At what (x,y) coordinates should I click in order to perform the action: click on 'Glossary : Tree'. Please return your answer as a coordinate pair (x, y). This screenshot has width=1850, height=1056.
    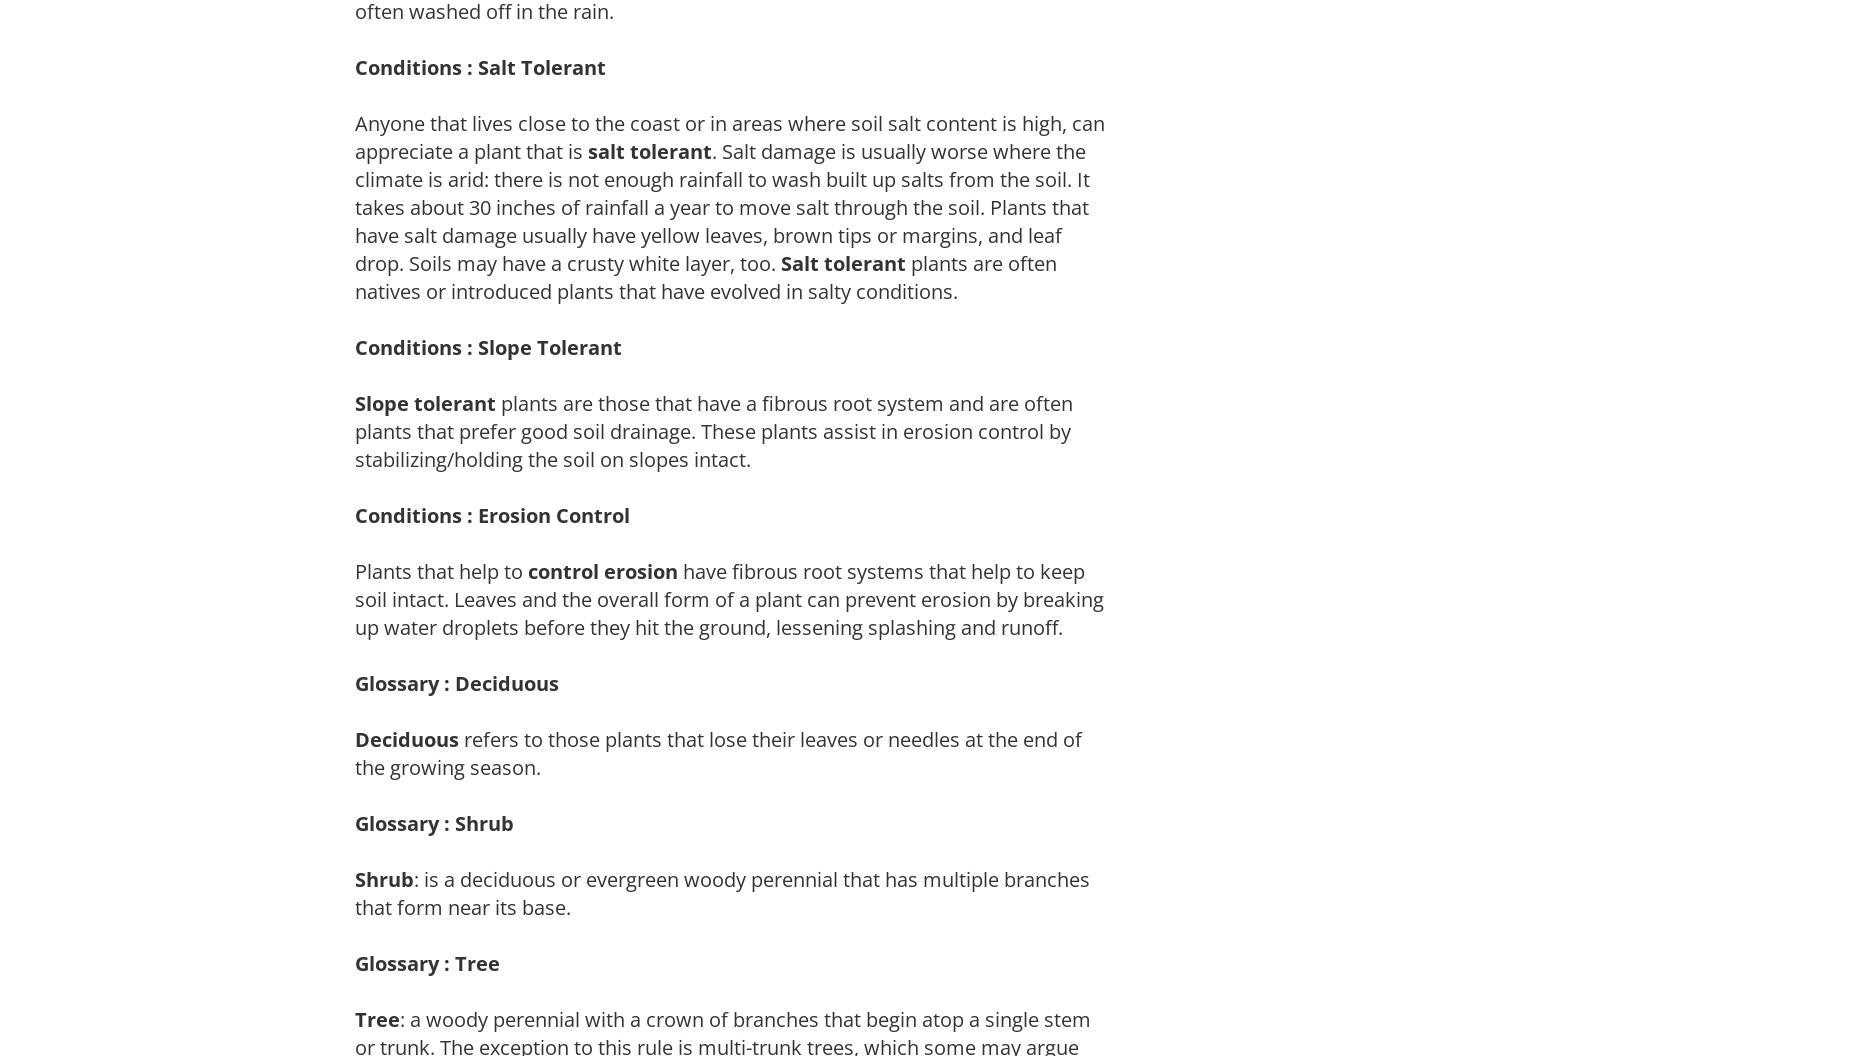
    Looking at the image, I should click on (354, 962).